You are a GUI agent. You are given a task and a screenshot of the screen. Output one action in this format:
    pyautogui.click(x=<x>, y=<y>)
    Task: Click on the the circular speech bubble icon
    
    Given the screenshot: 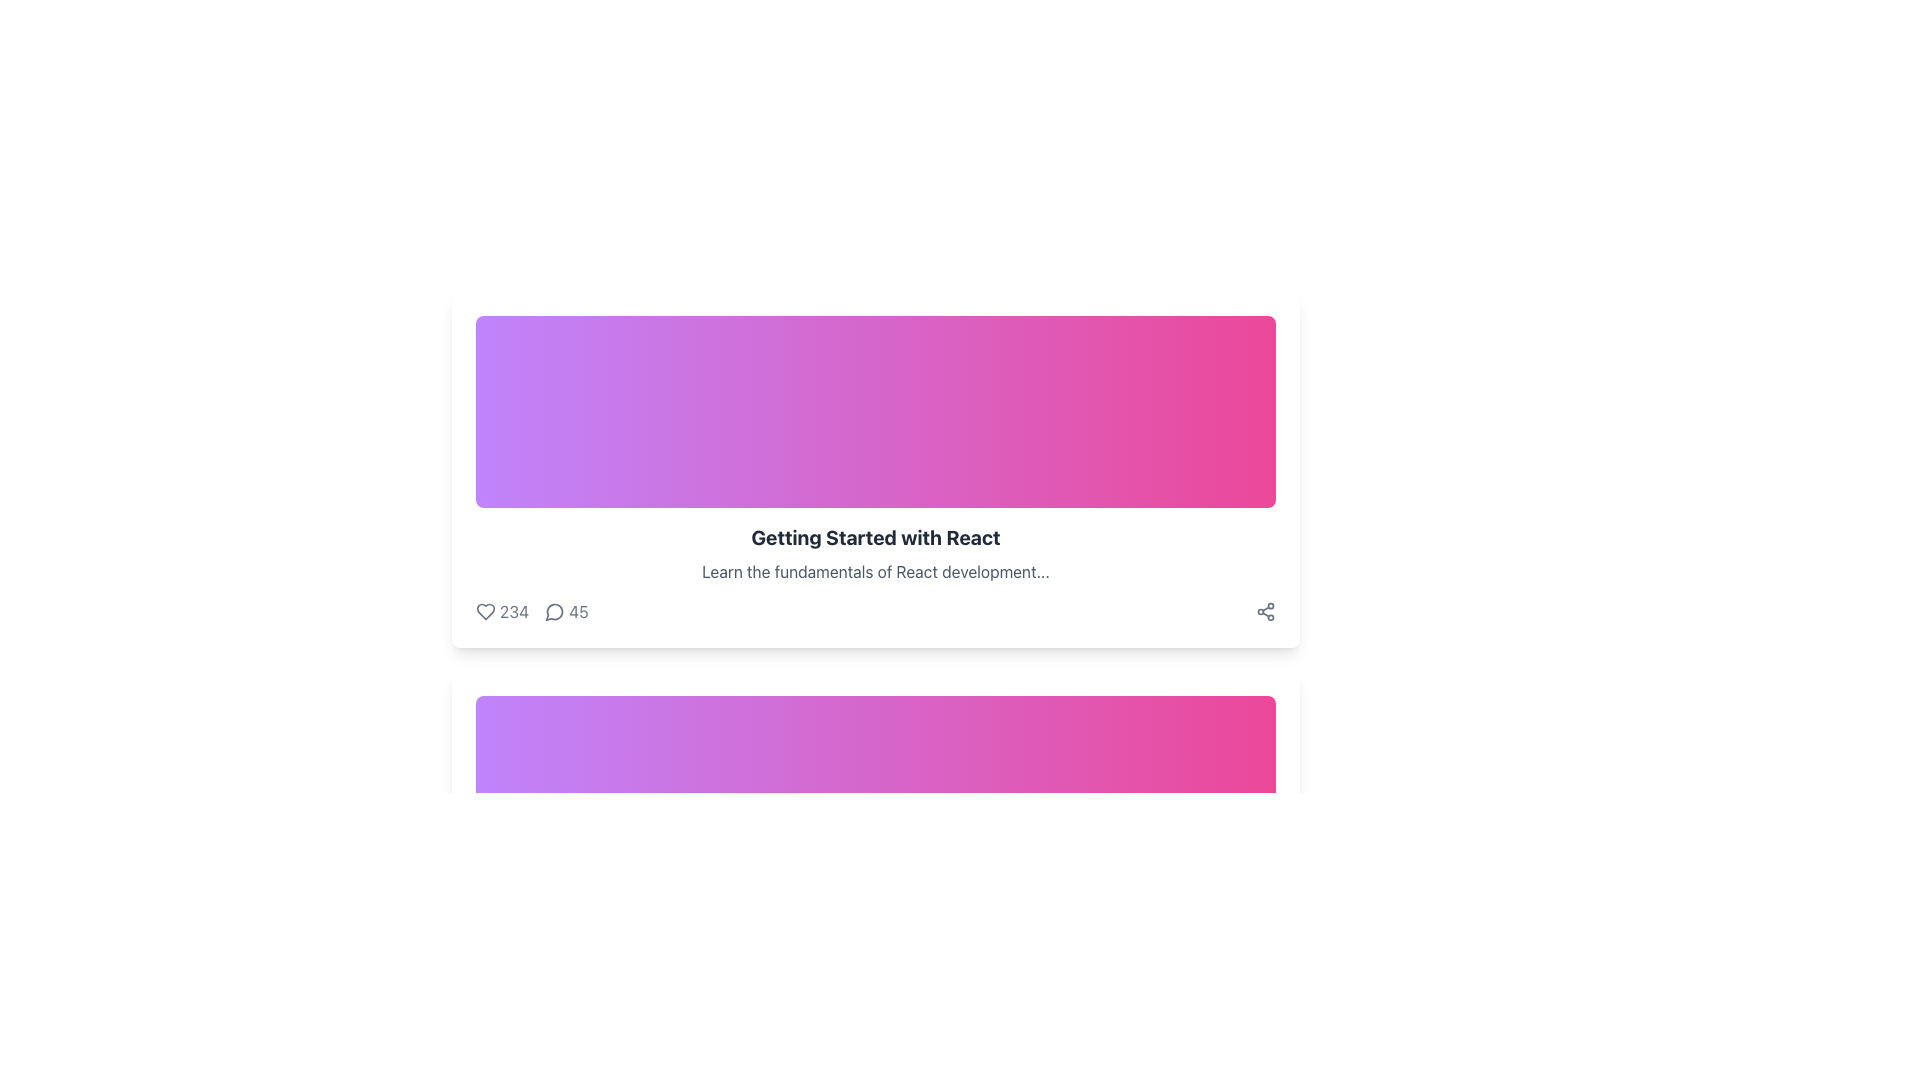 What is the action you would take?
    pyautogui.click(x=555, y=611)
    